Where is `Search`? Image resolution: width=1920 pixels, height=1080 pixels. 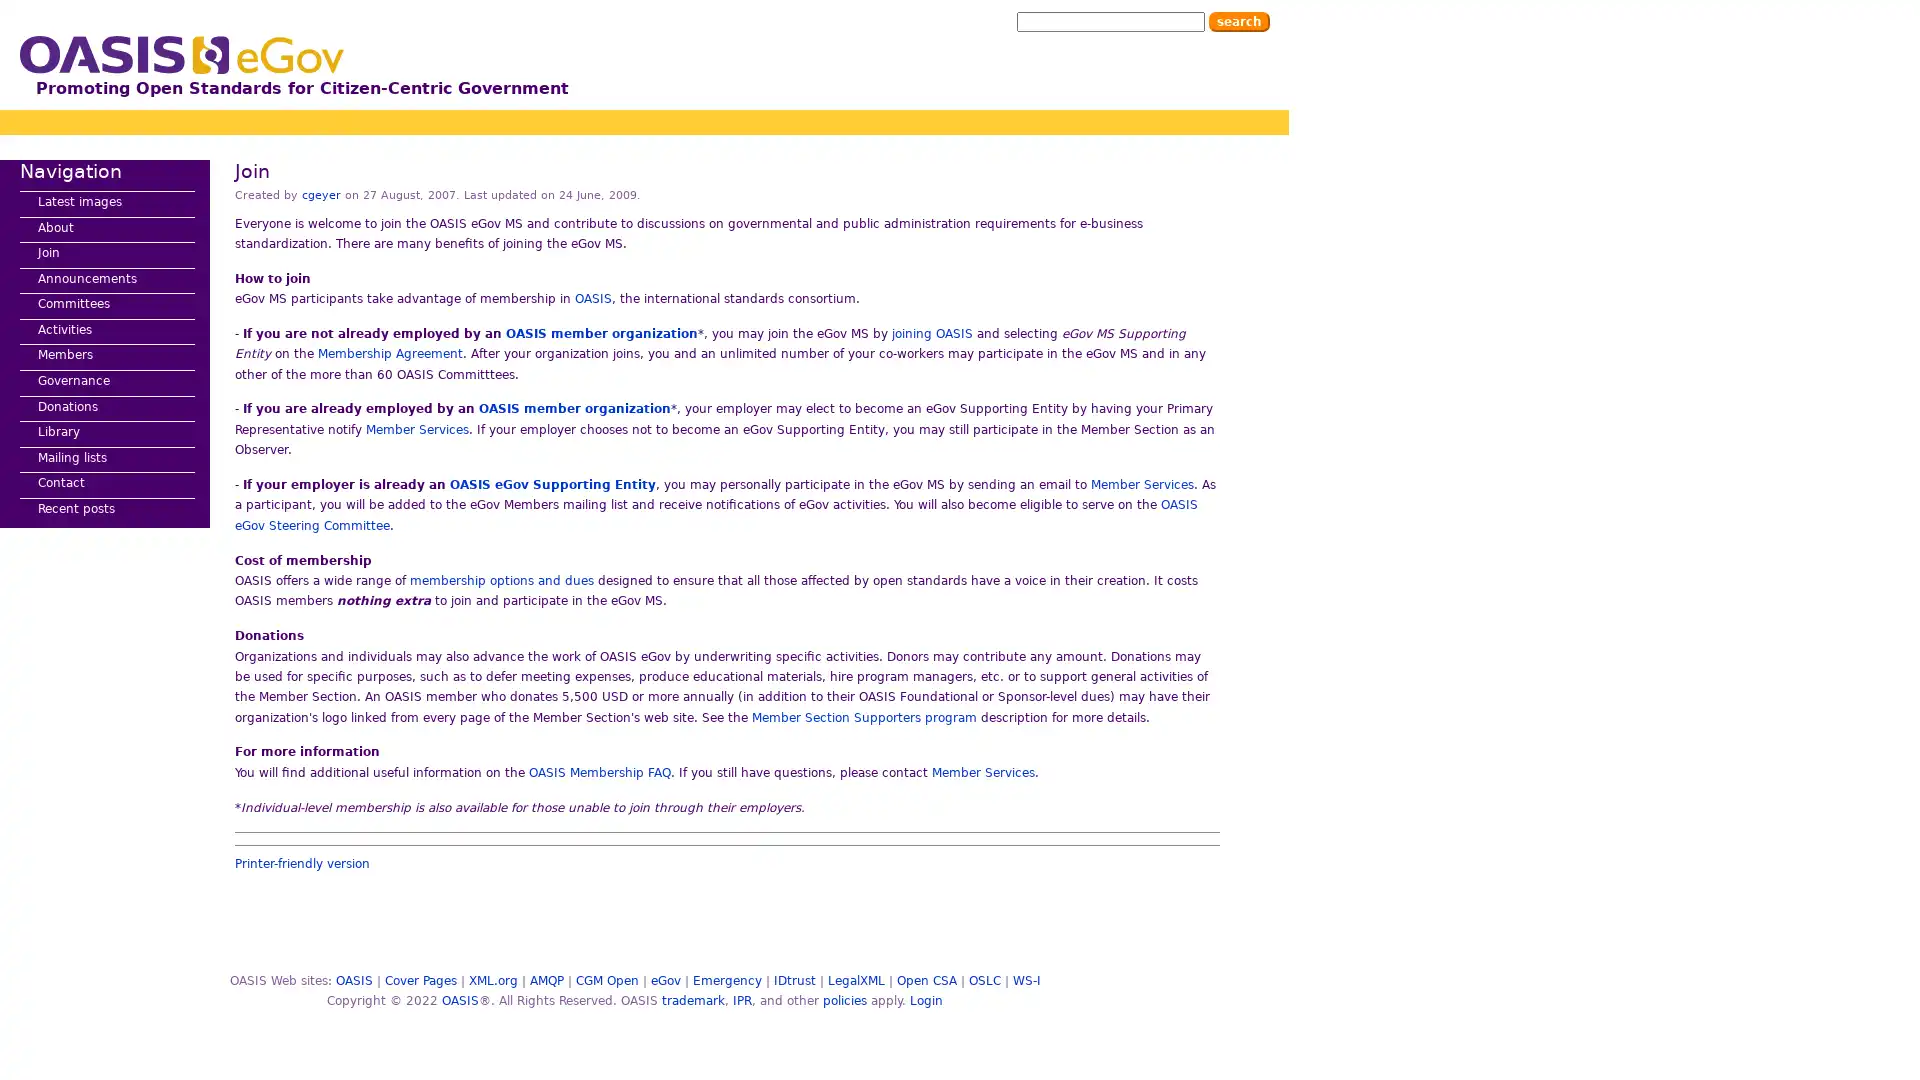 Search is located at coordinates (1238, 22).